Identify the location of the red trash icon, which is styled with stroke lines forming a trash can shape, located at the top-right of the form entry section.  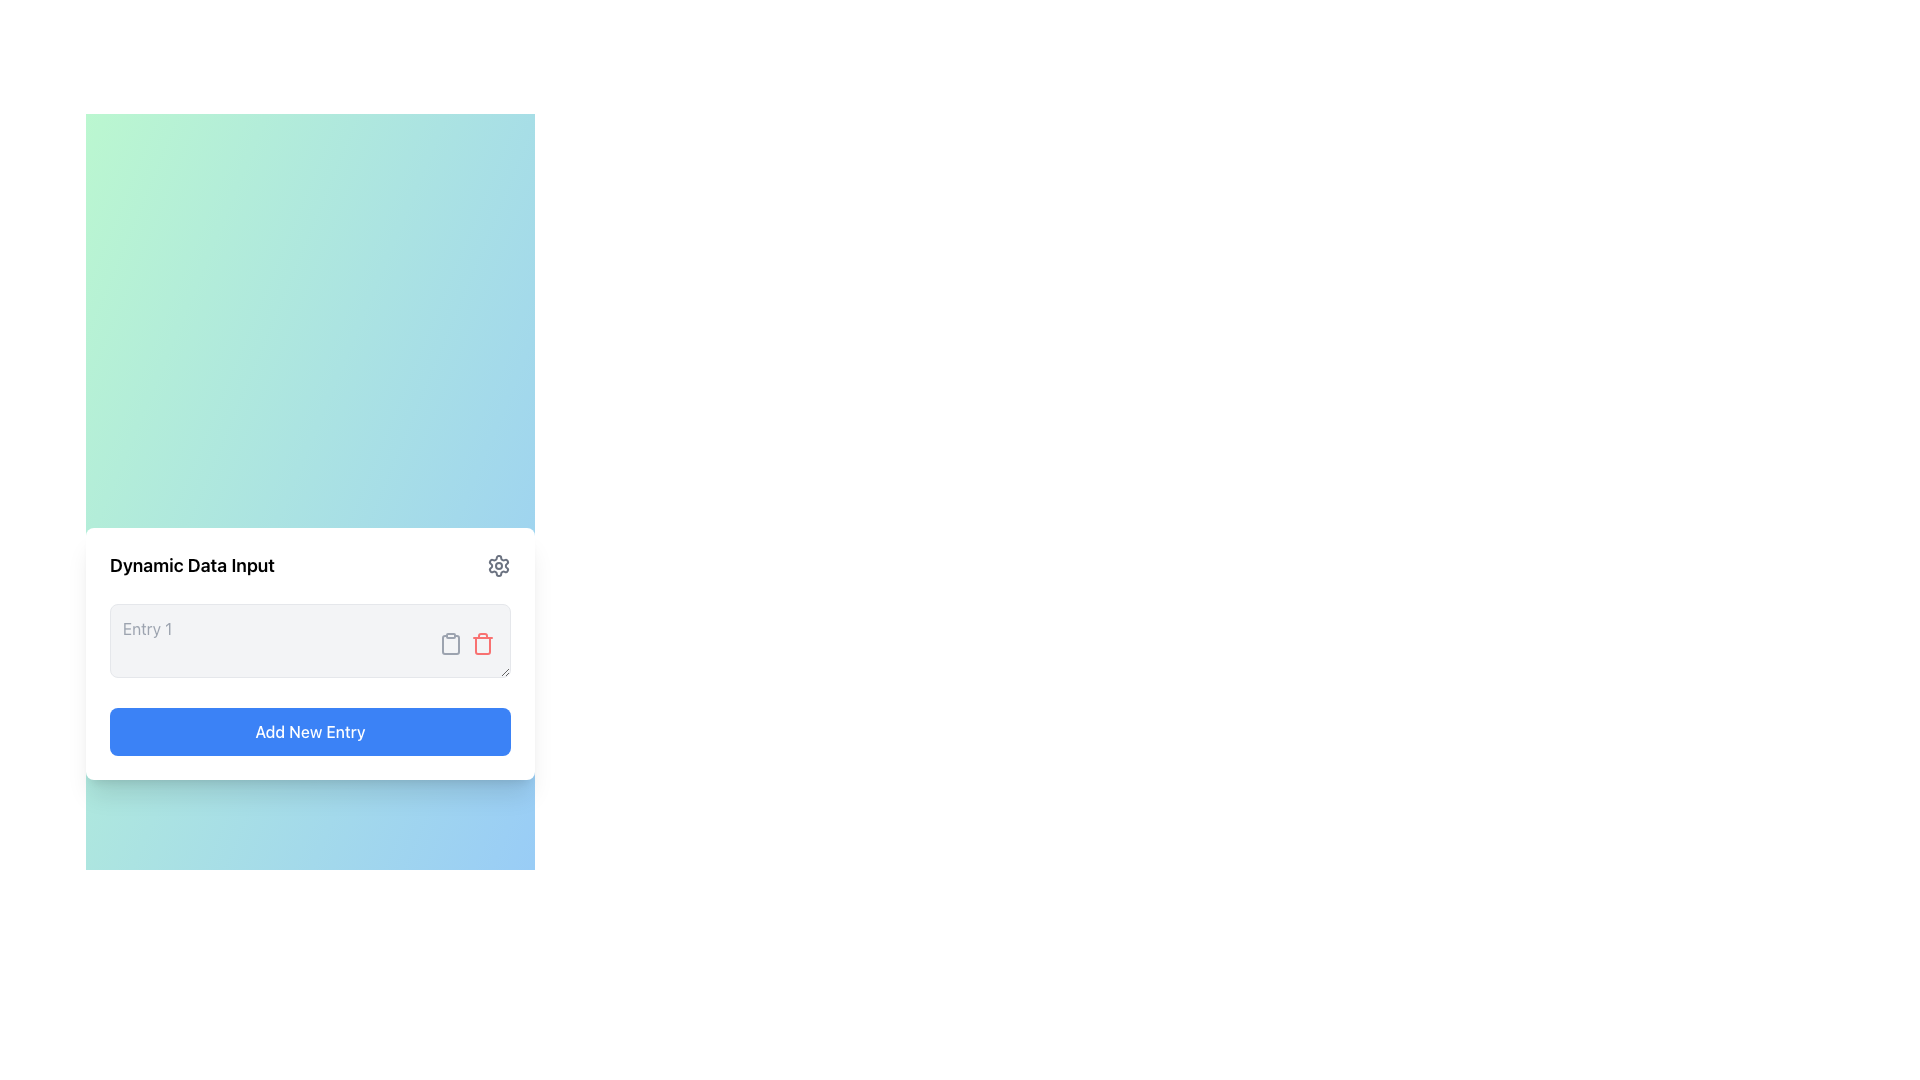
(483, 644).